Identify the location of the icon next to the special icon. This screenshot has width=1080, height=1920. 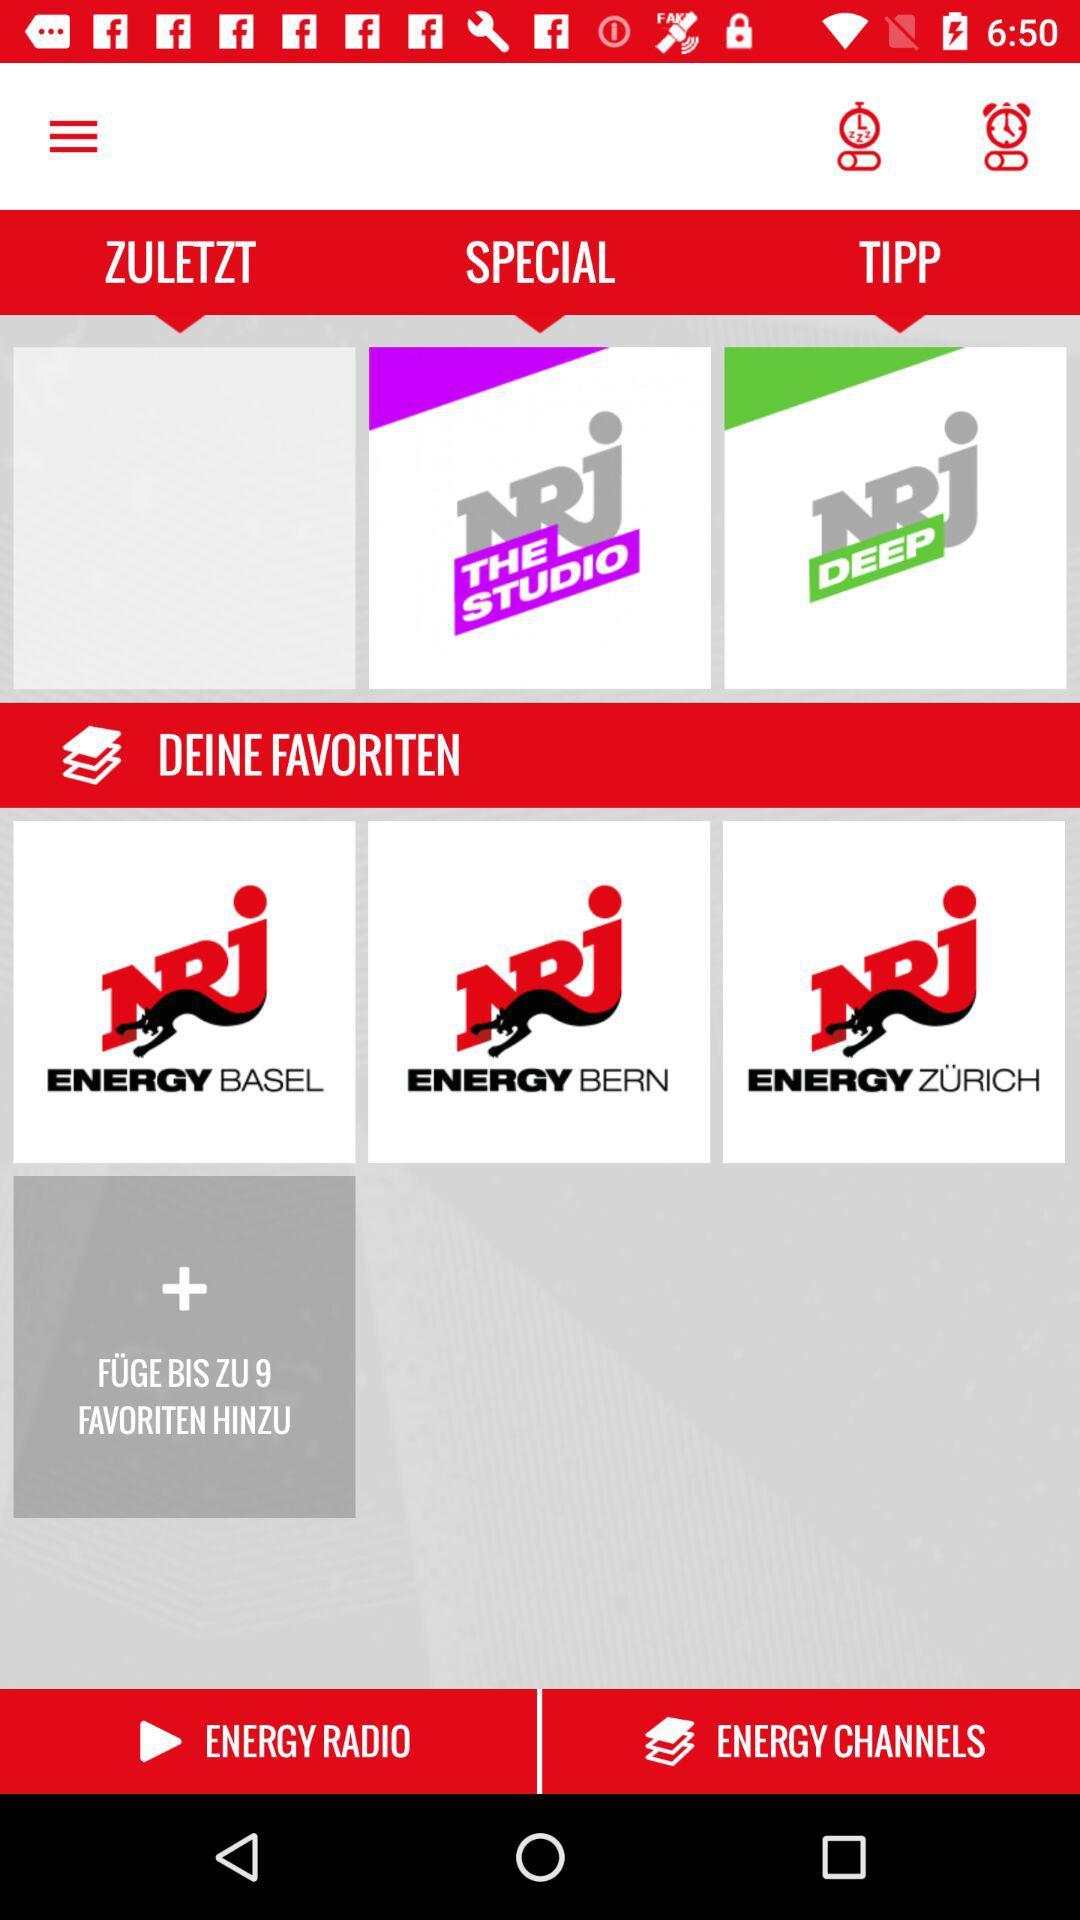
(72, 135).